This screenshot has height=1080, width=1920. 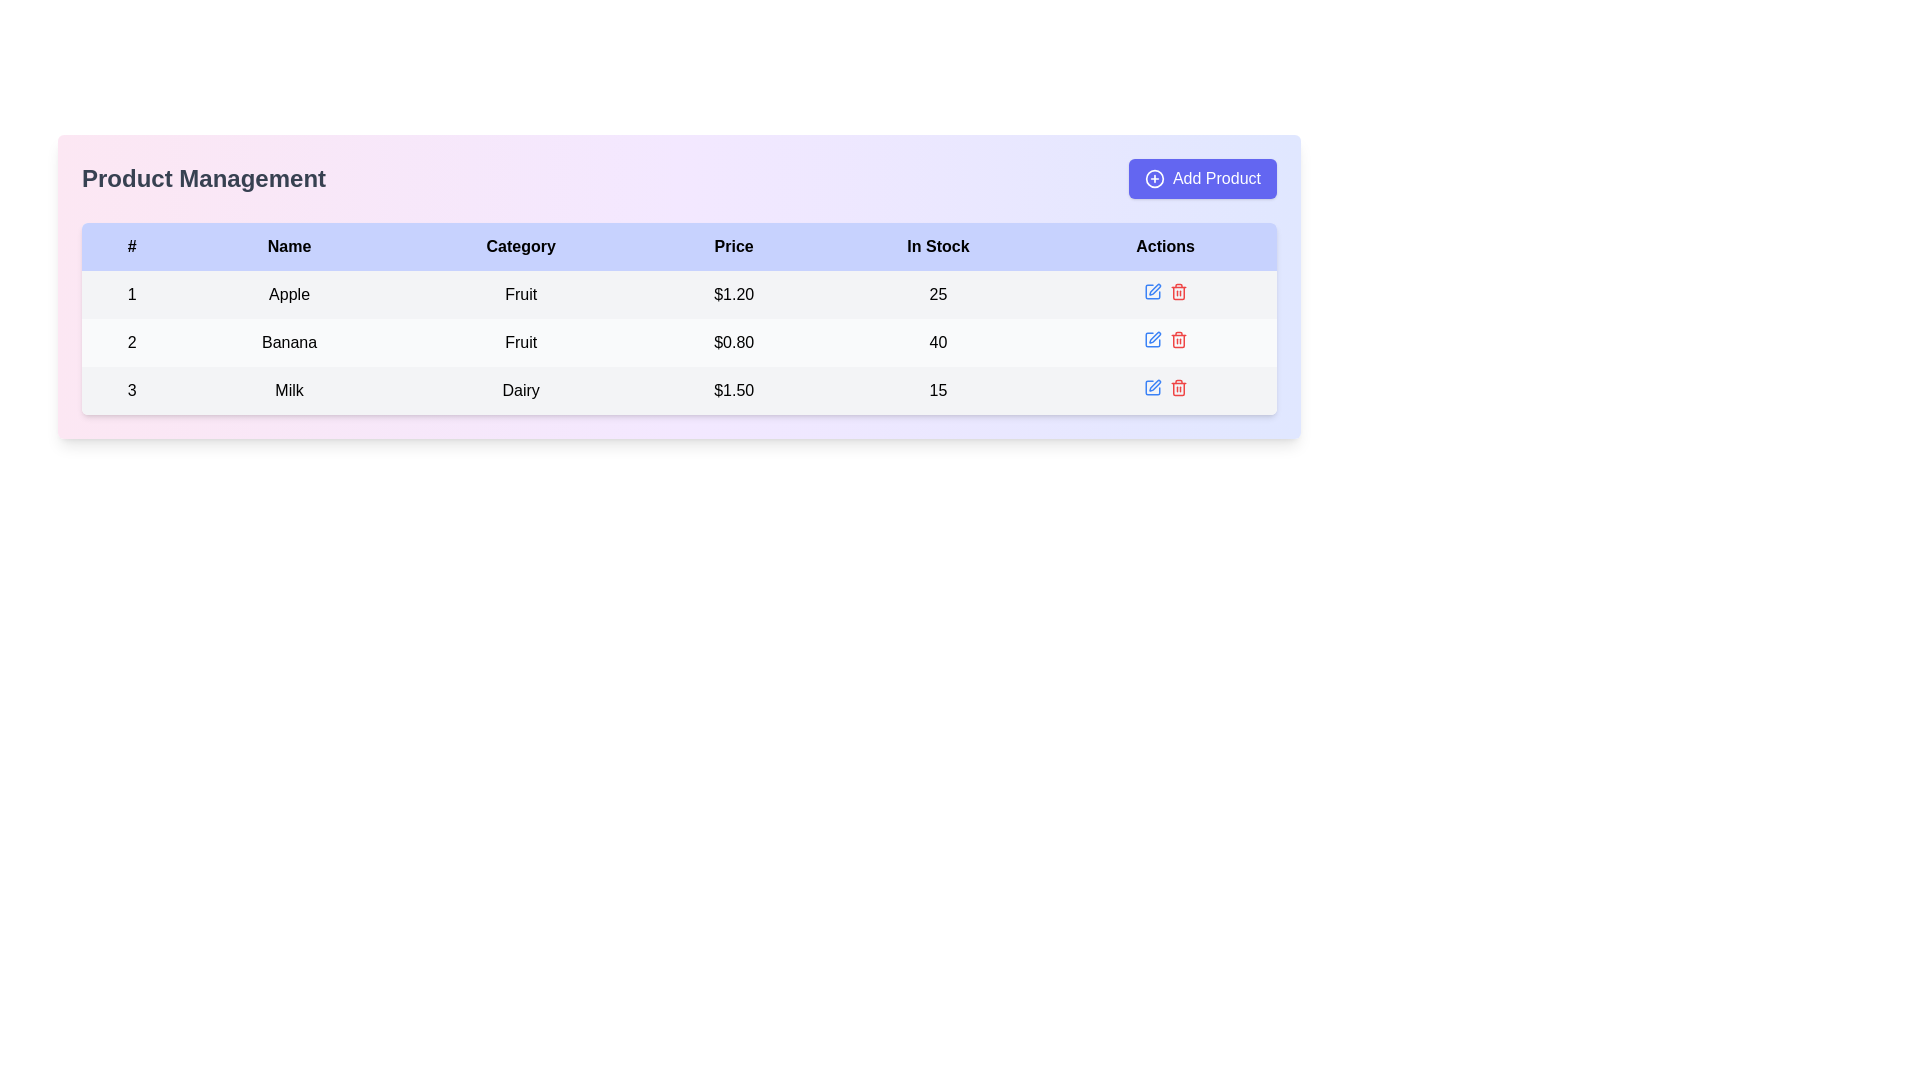 I want to click on the text label displaying 'Price' in bold, which is the fourth column header in a light blue header row of a table, so click(x=733, y=245).